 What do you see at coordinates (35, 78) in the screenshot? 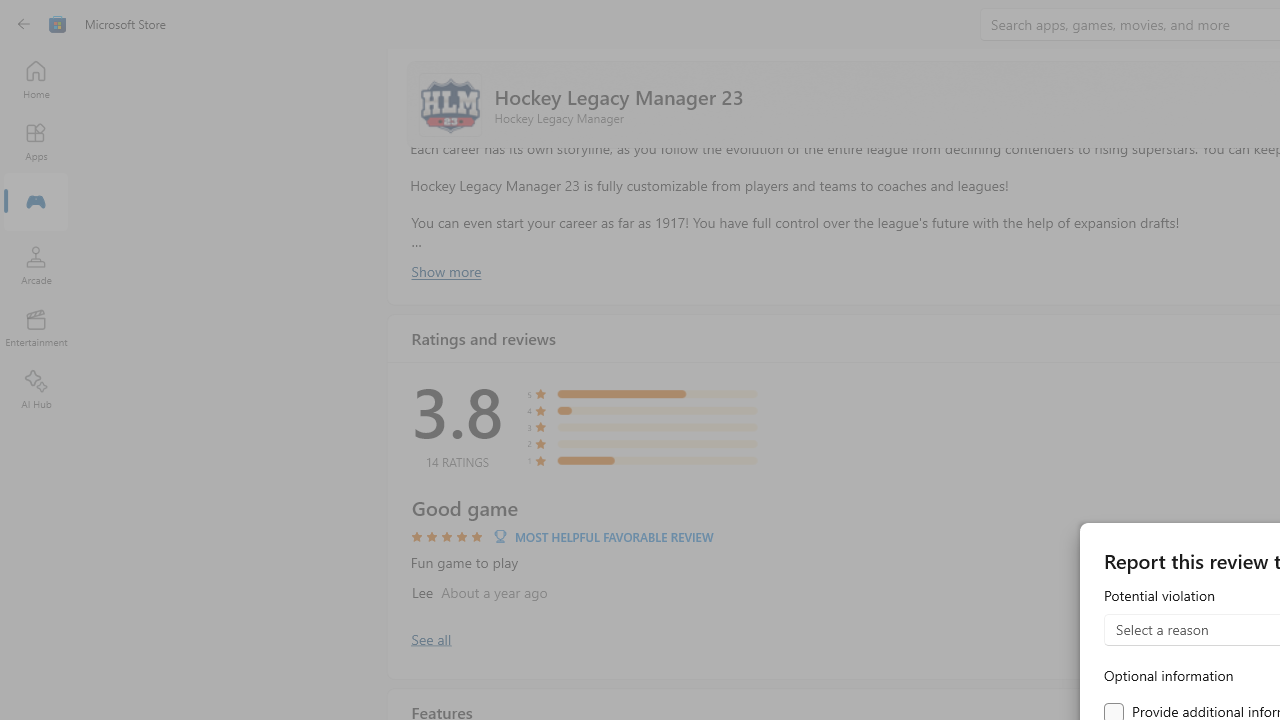
I see `'Home'` at bounding box center [35, 78].